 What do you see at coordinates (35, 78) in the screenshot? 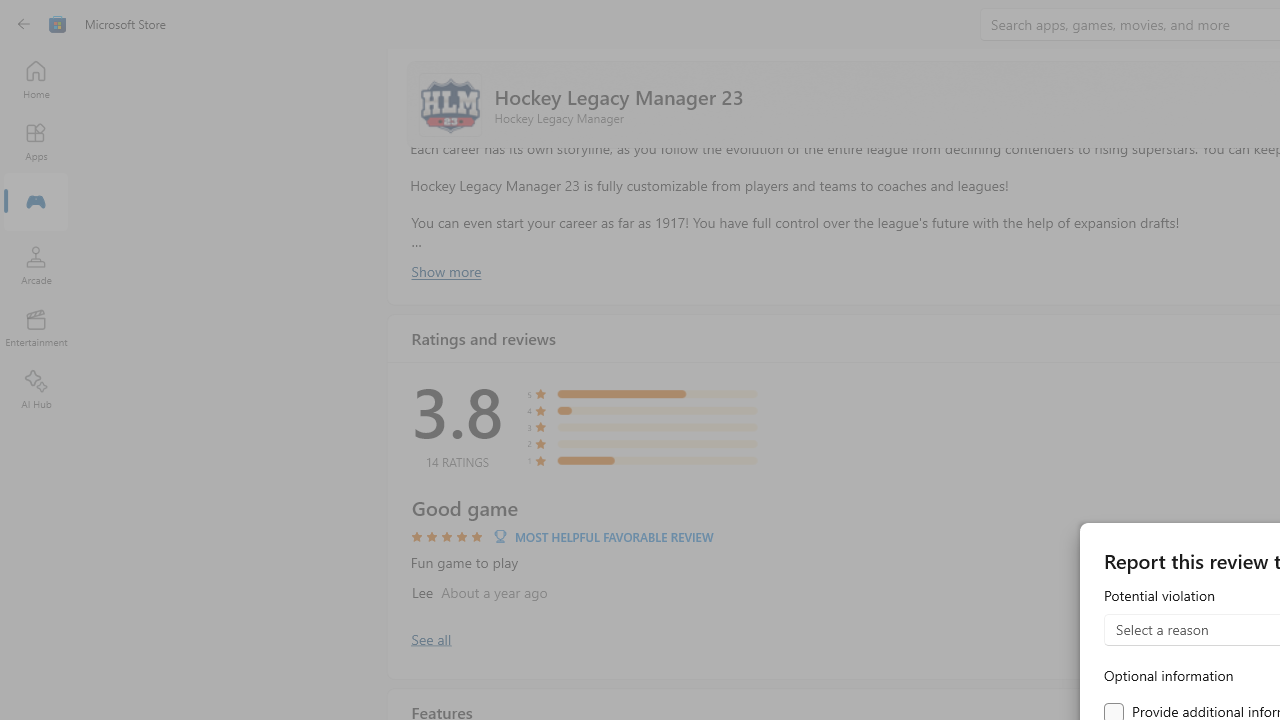
I see `'Home'` at bounding box center [35, 78].